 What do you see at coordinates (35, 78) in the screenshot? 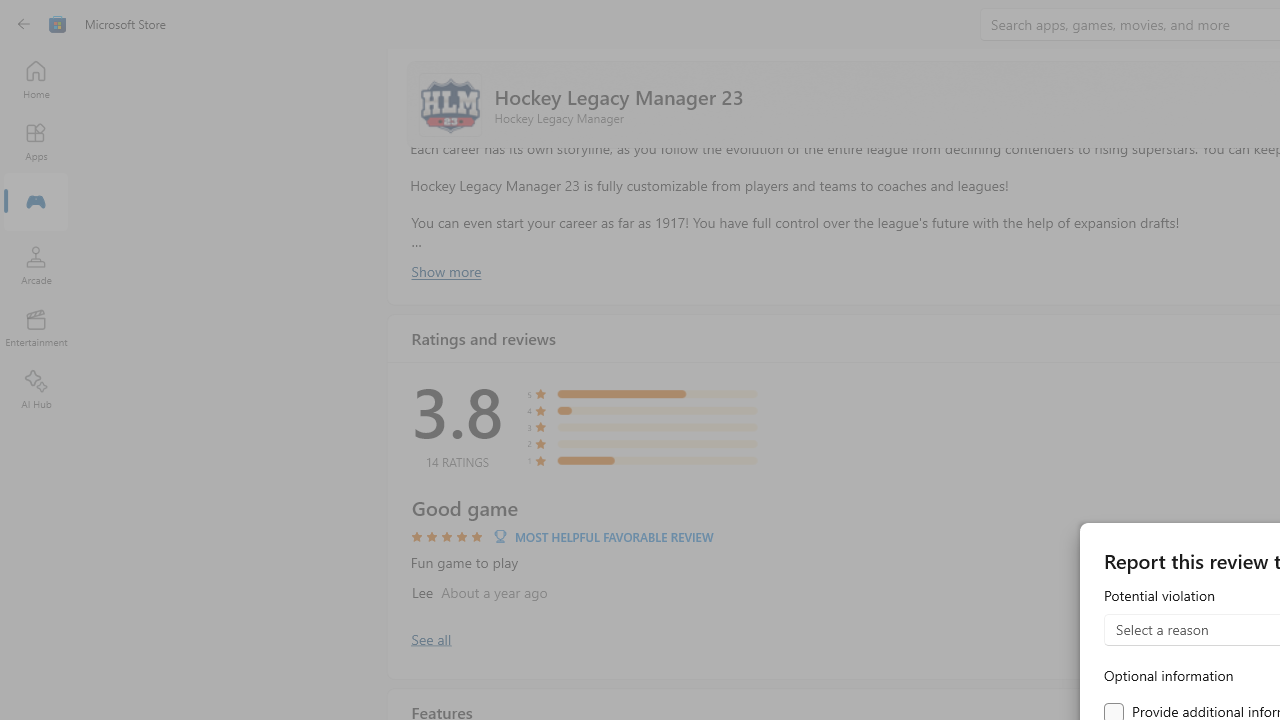
I see `'Home'` at bounding box center [35, 78].